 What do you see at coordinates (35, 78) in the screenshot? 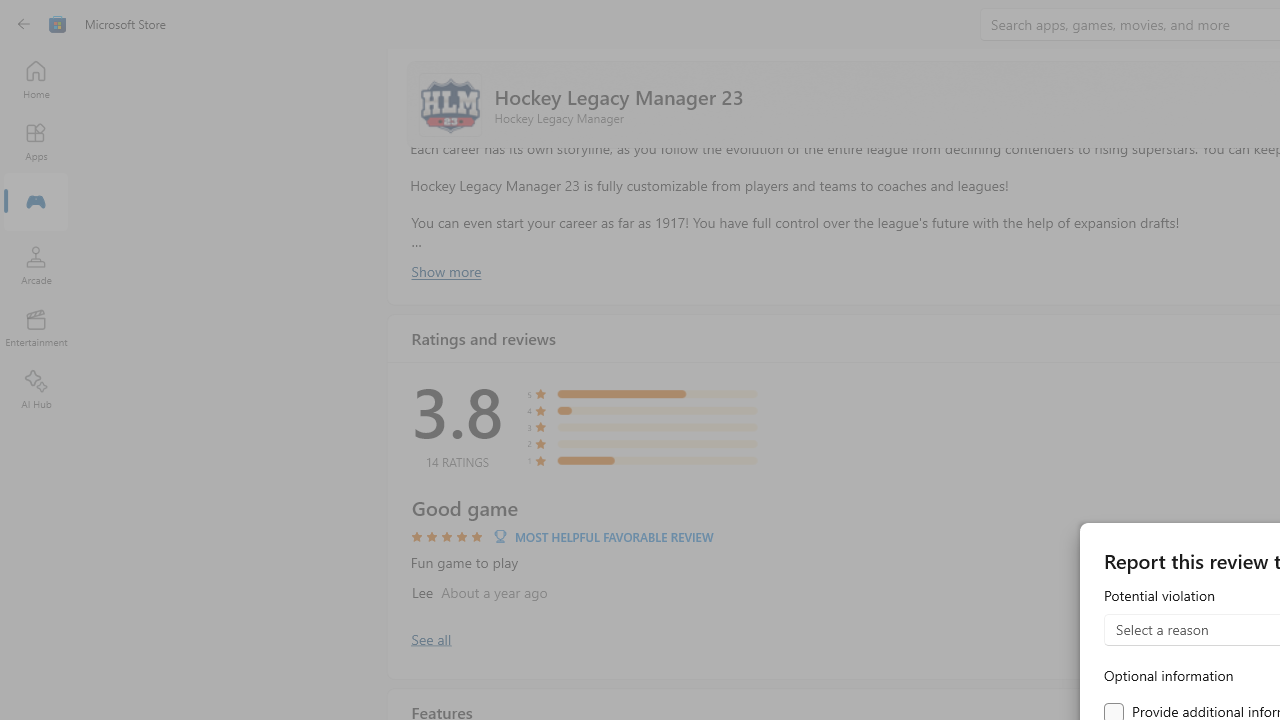
I see `'Home'` at bounding box center [35, 78].